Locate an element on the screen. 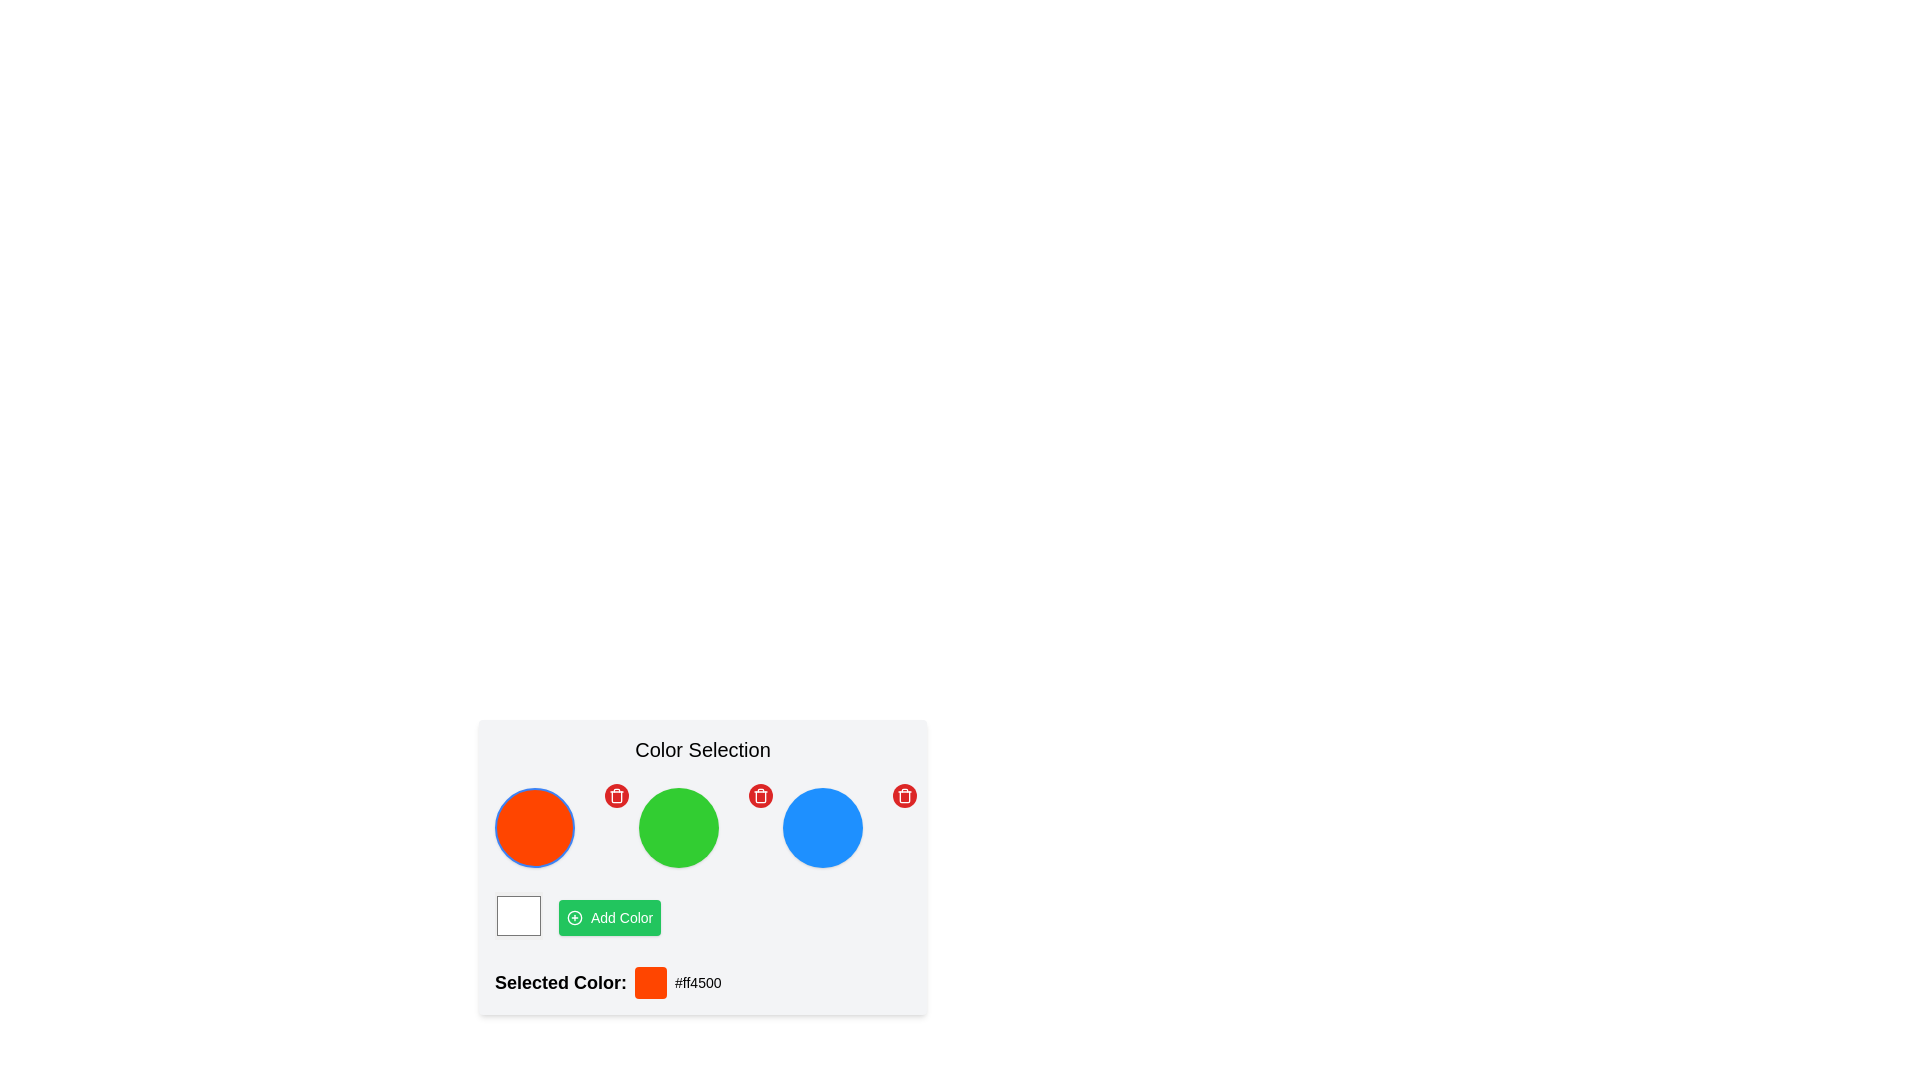  the circular plus sign icon within the 'Add Color' button located in the bottom-left section of the interface is located at coordinates (574, 917).